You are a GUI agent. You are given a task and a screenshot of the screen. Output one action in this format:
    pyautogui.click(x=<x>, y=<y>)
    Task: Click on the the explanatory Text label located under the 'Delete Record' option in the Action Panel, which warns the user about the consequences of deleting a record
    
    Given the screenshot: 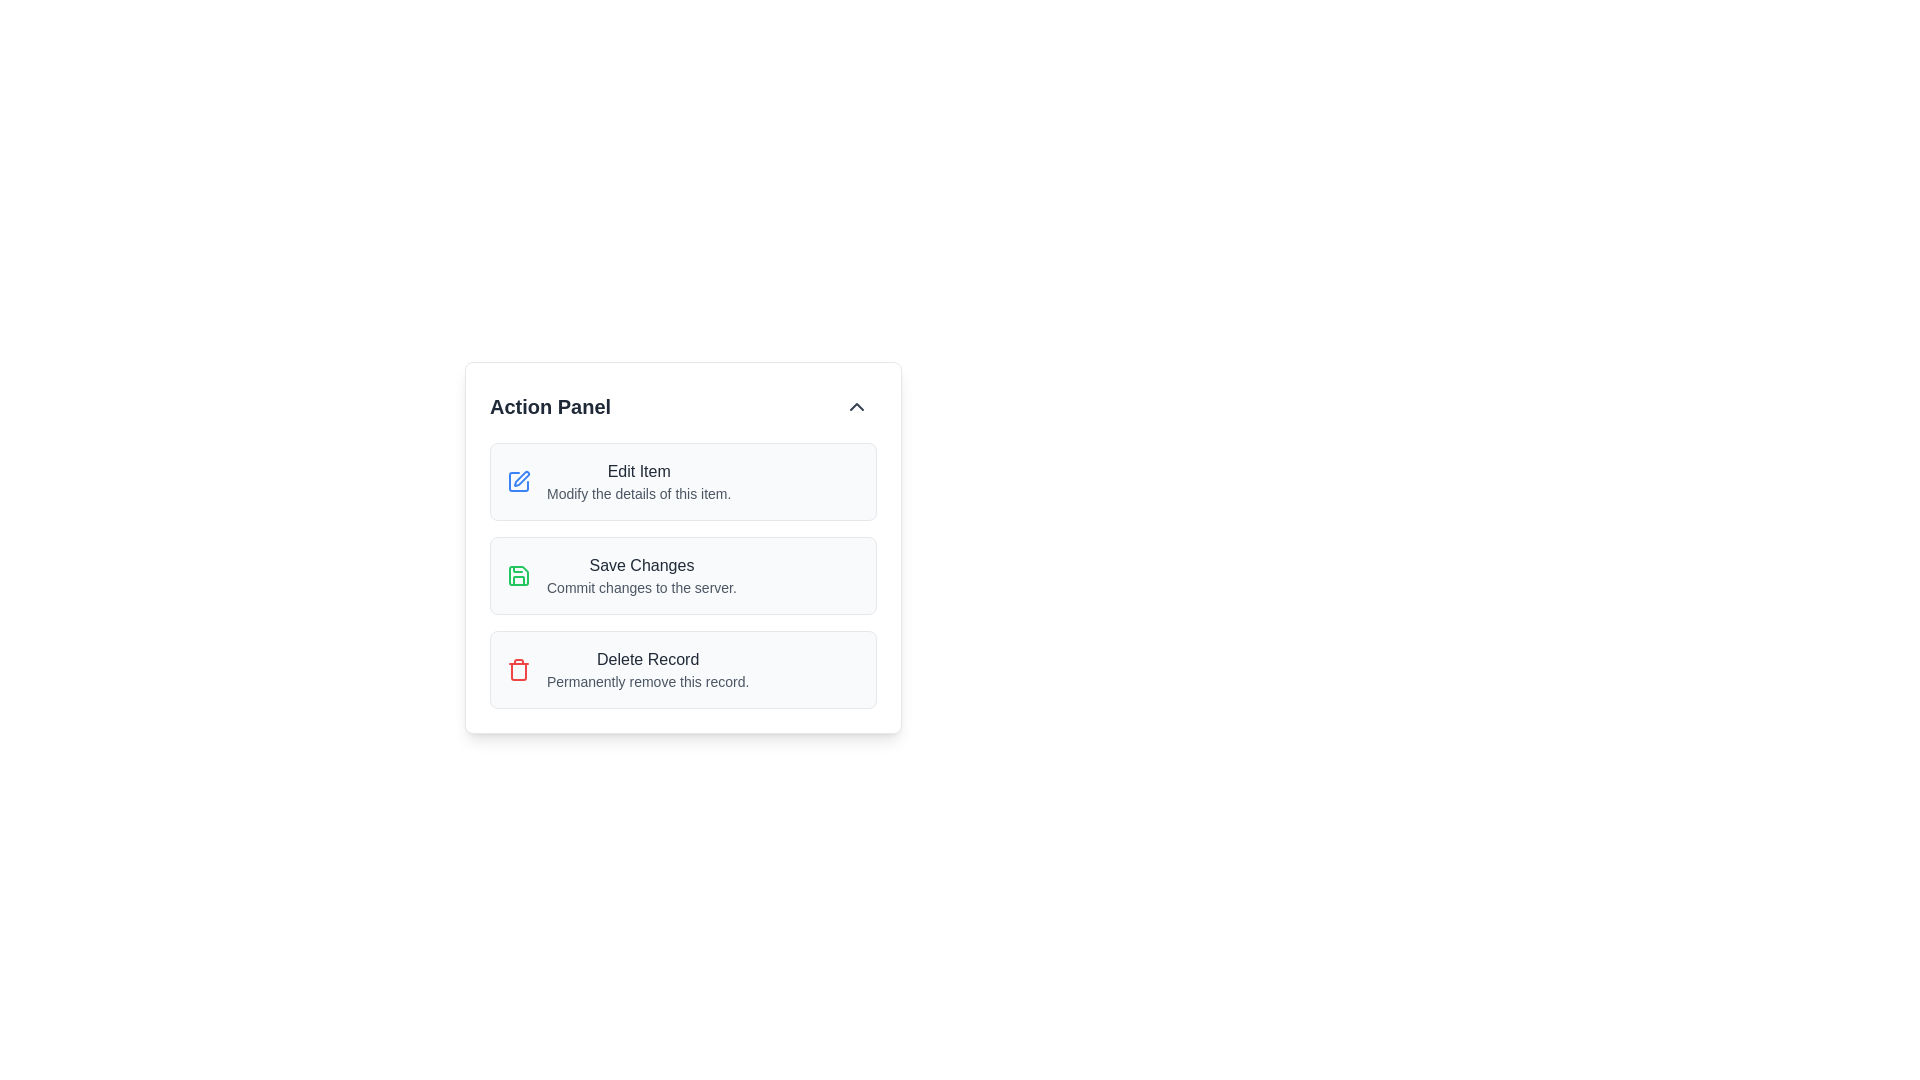 What is the action you would take?
    pyautogui.click(x=648, y=681)
    